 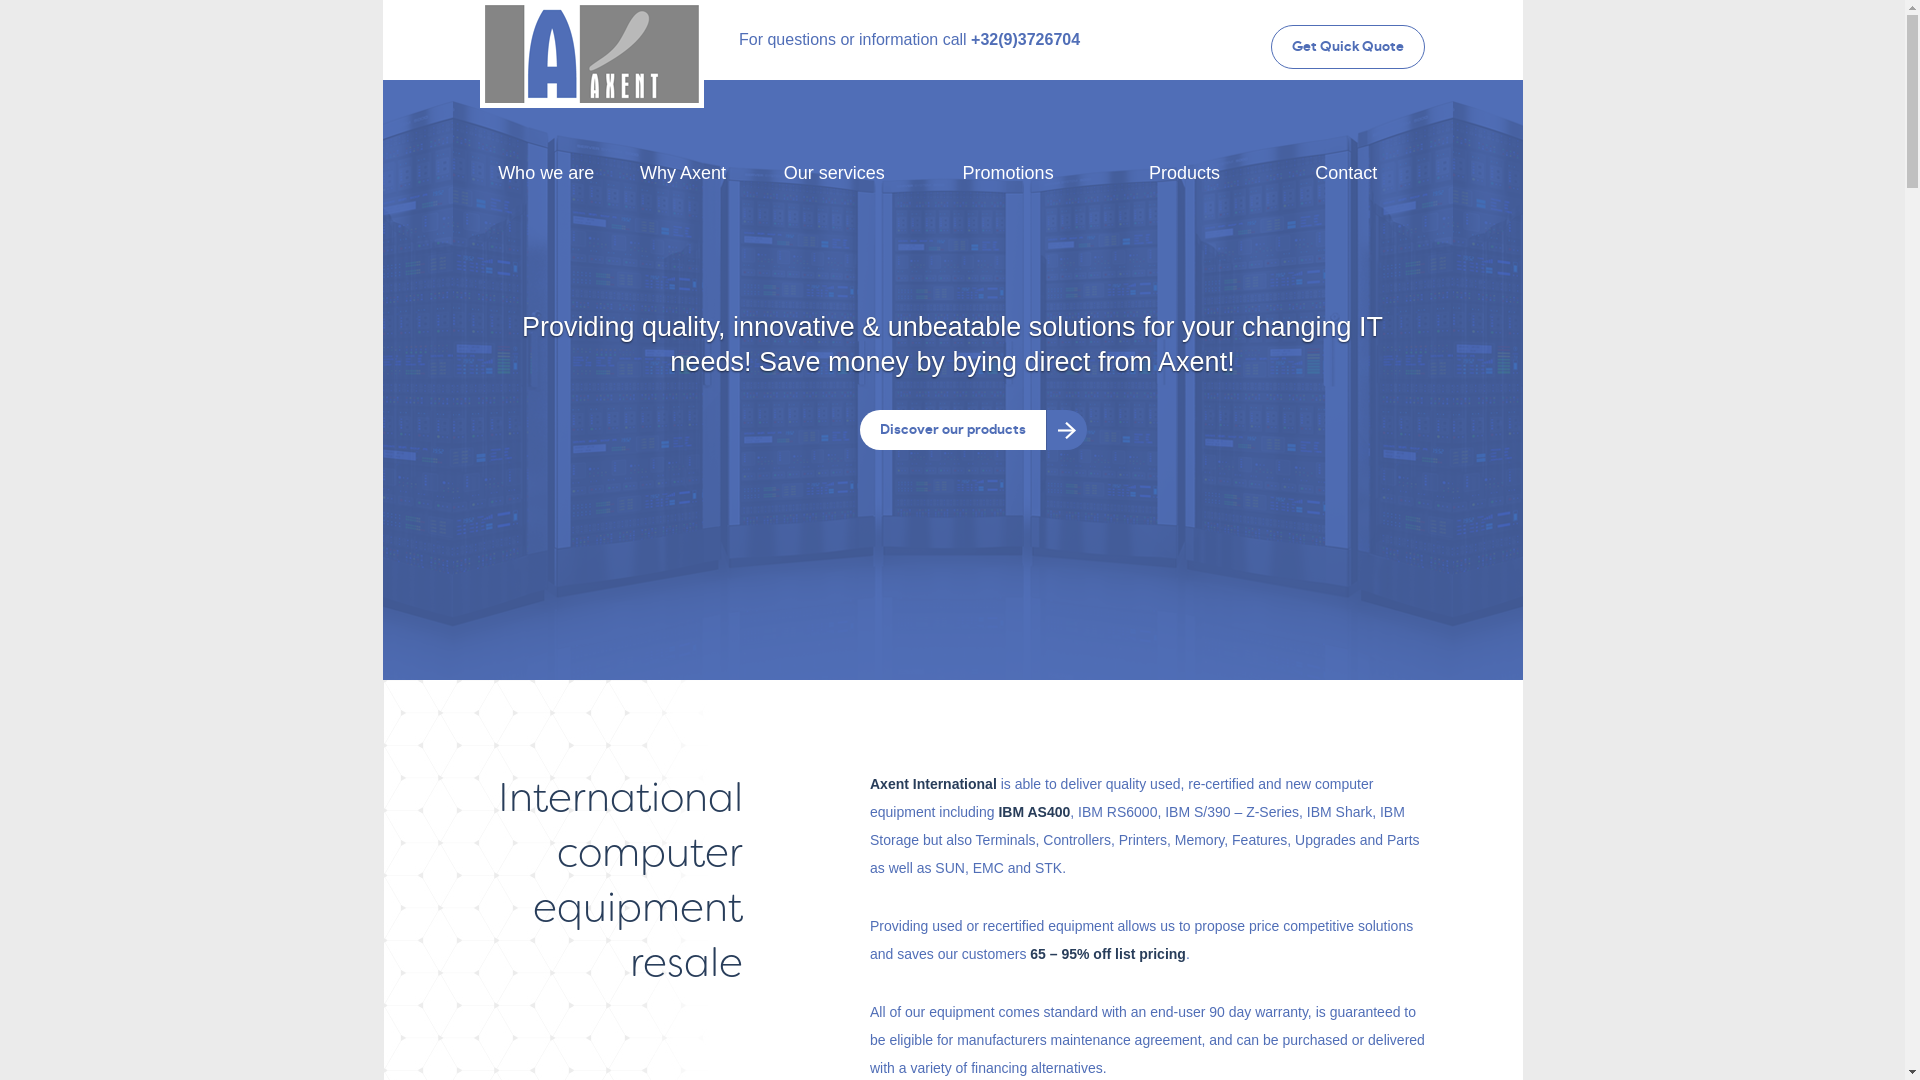 I want to click on 'Discover our products, so click(x=952, y=428).